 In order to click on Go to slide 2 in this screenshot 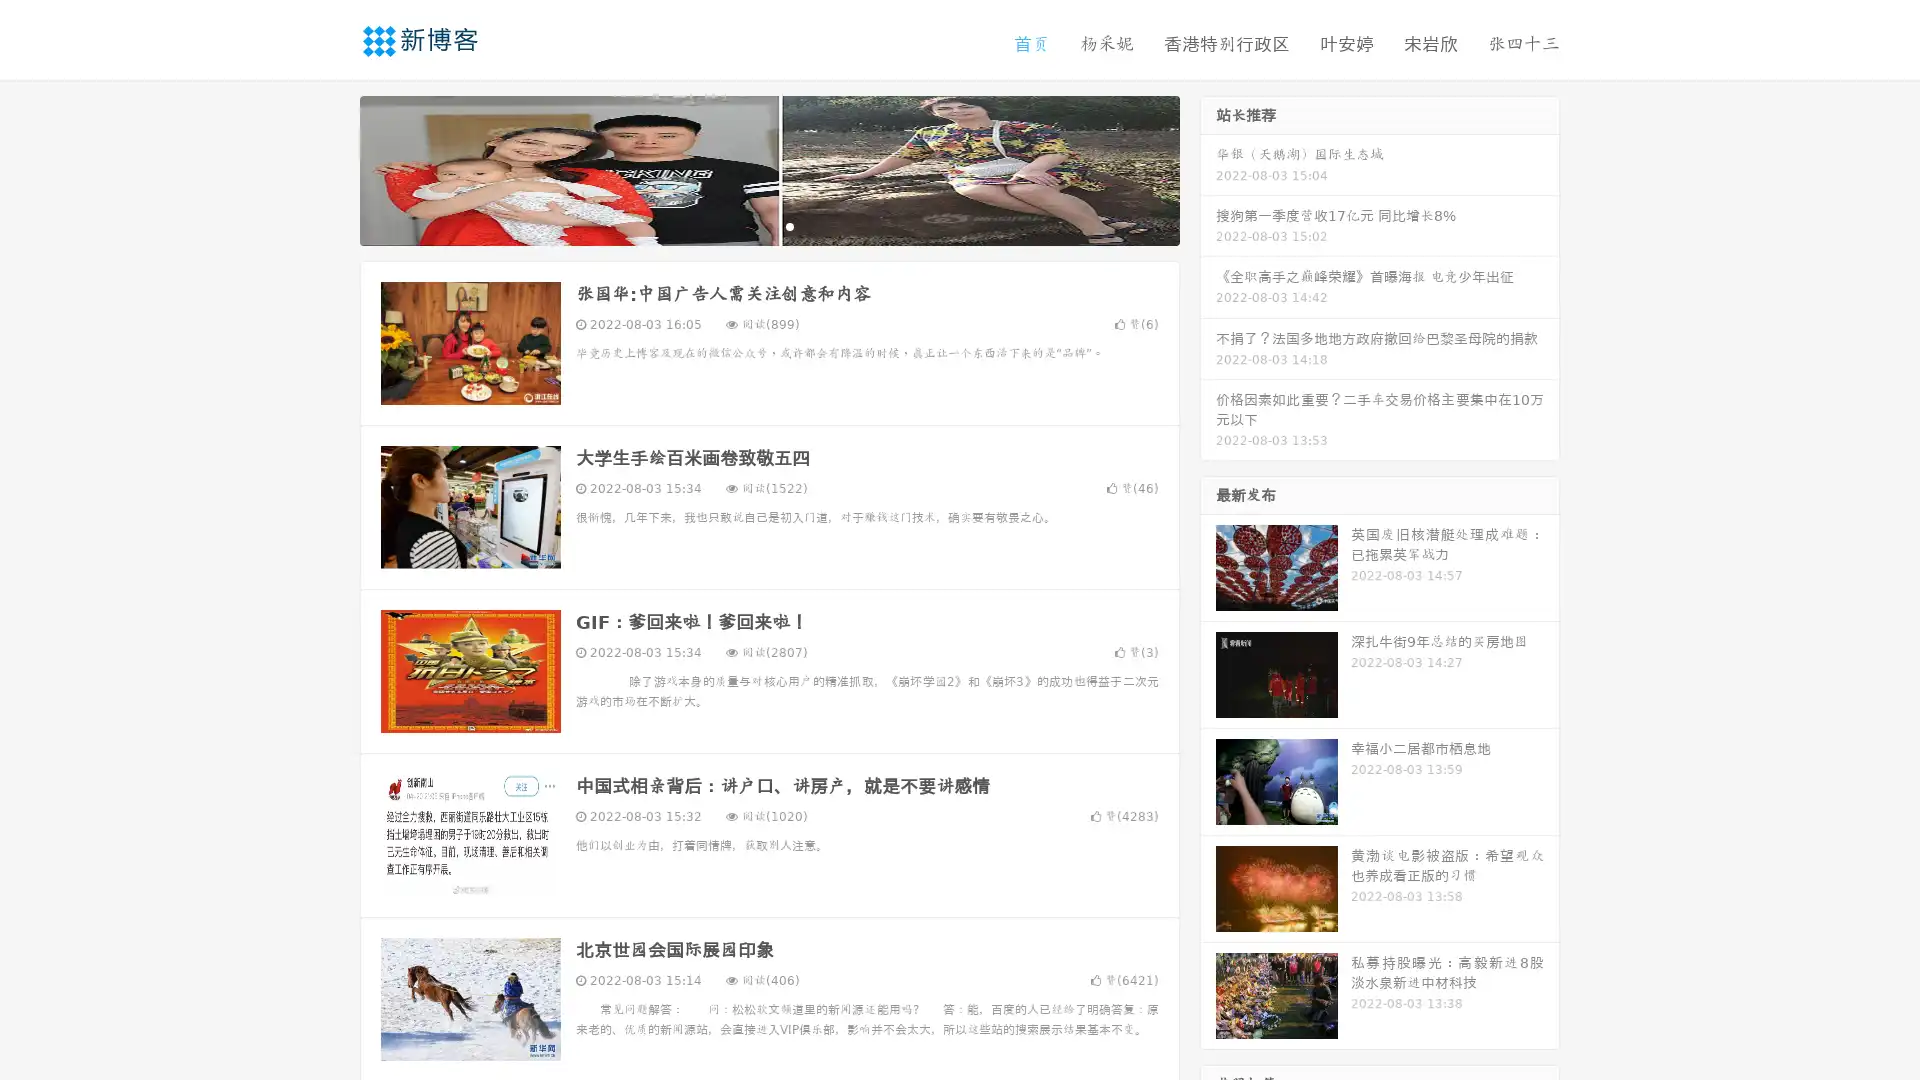, I will do `click(768, 225)`.